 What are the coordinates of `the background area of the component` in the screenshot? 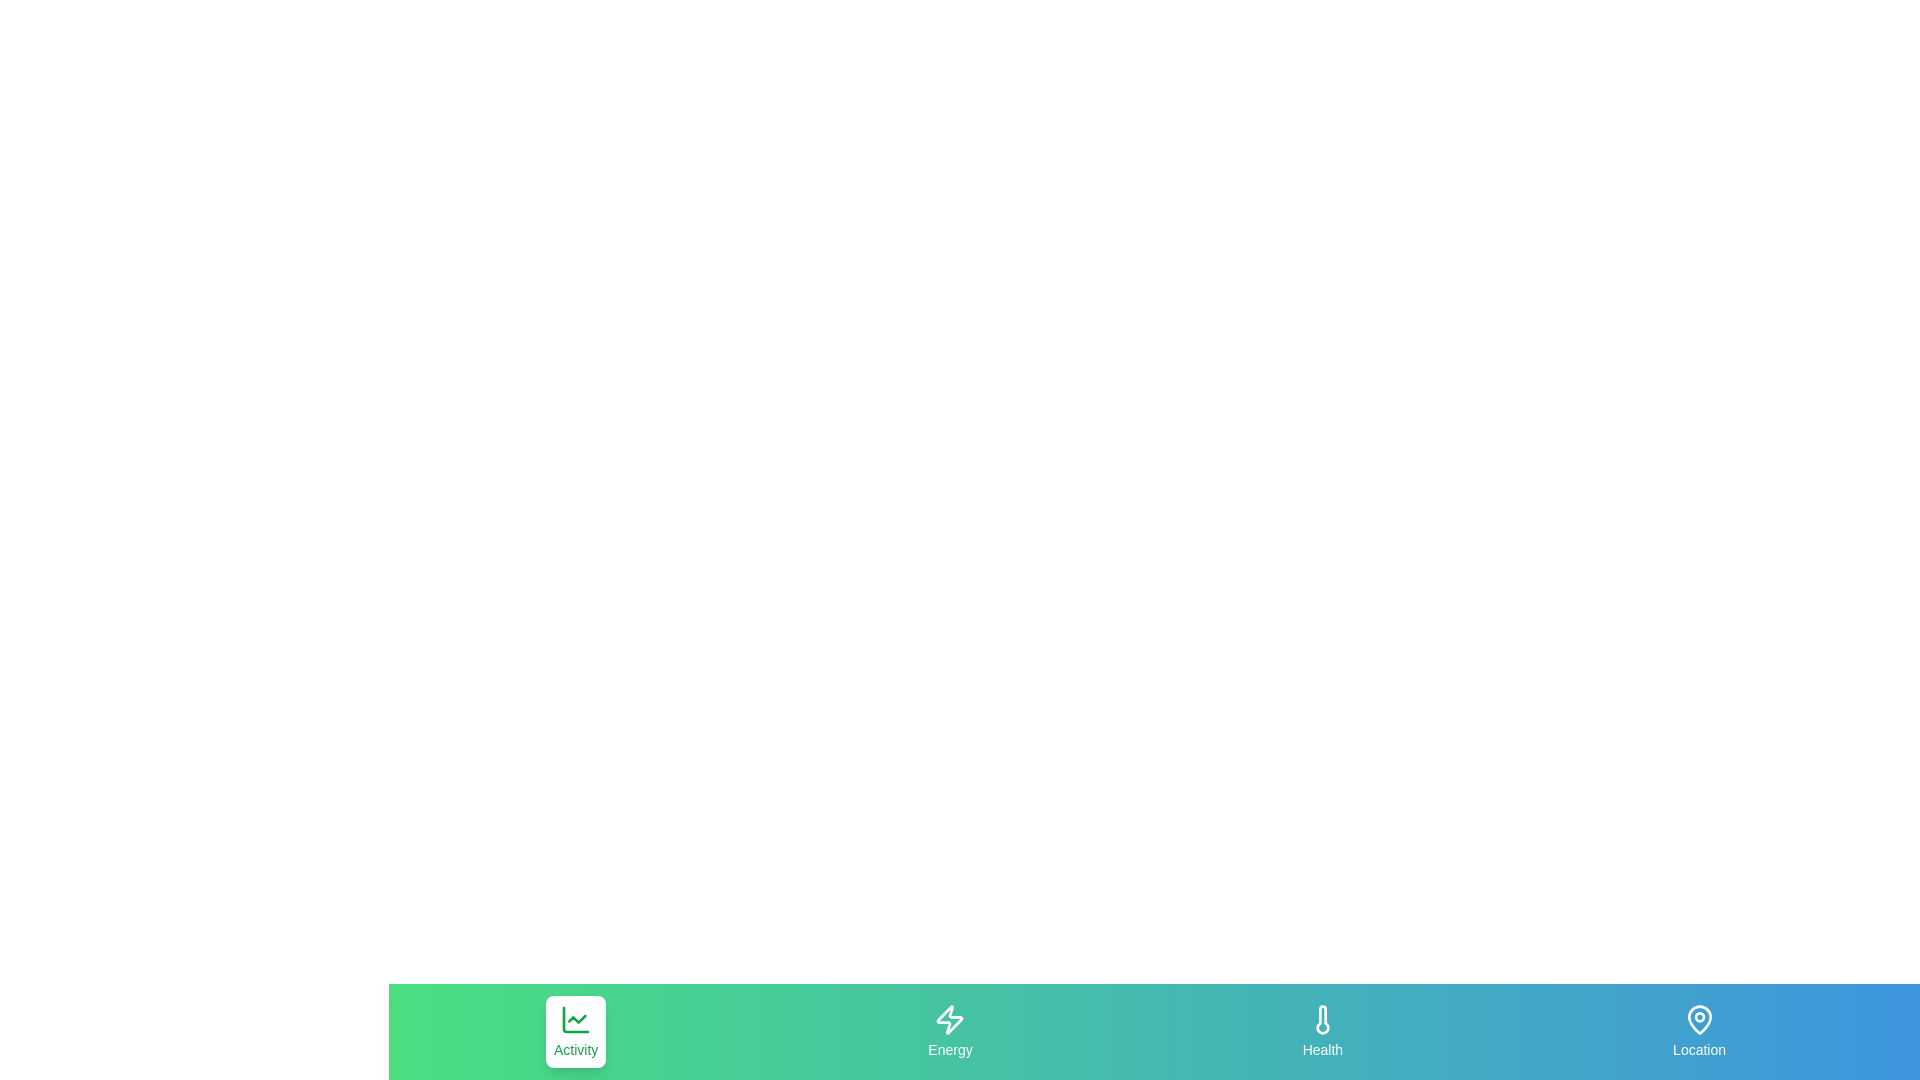 It's located at (767, 1032).